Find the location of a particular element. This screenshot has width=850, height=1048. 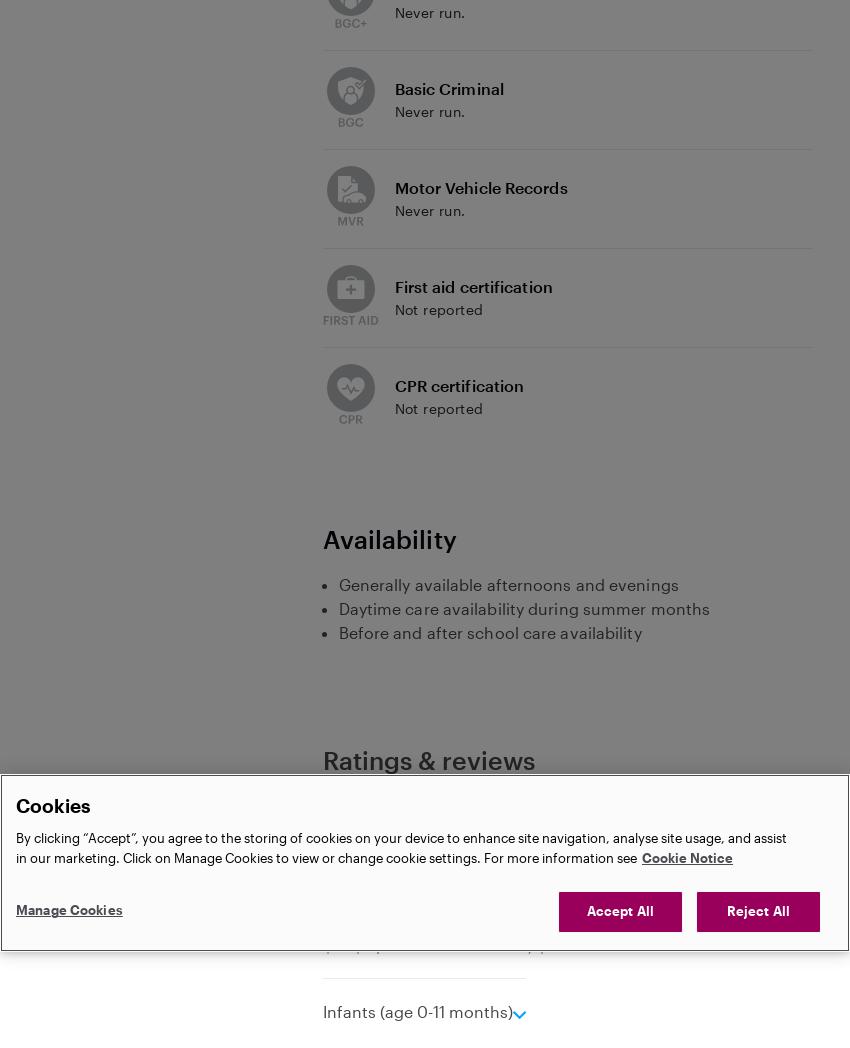

'Message' is located at coordinates (651, 975).